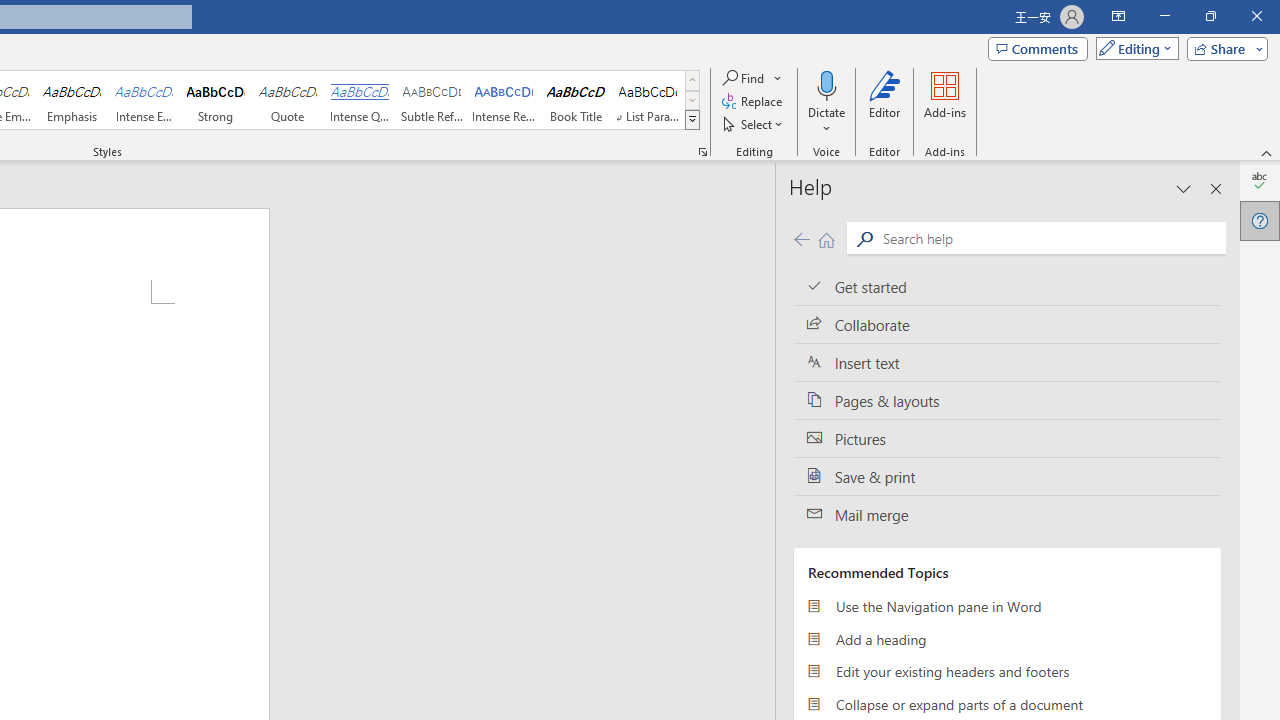 This screenshot has width=1280, height=720. I want to click on 'Styles', so click(692, 120).